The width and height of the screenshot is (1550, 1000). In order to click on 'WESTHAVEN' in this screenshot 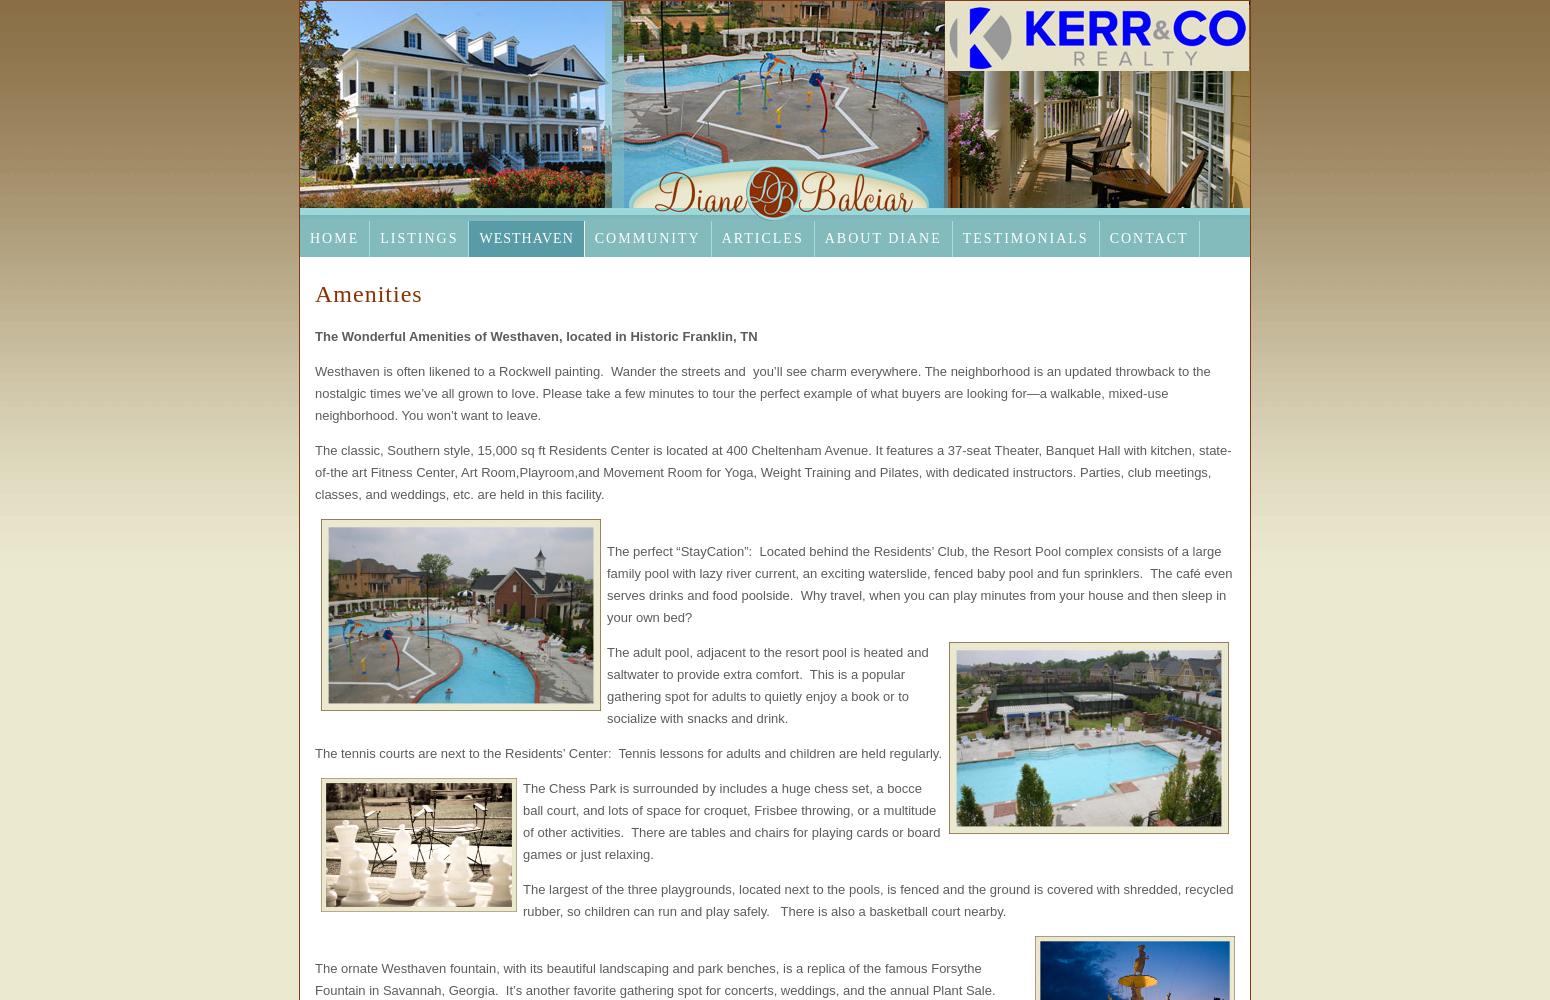, I will do `click(525, 237)`.